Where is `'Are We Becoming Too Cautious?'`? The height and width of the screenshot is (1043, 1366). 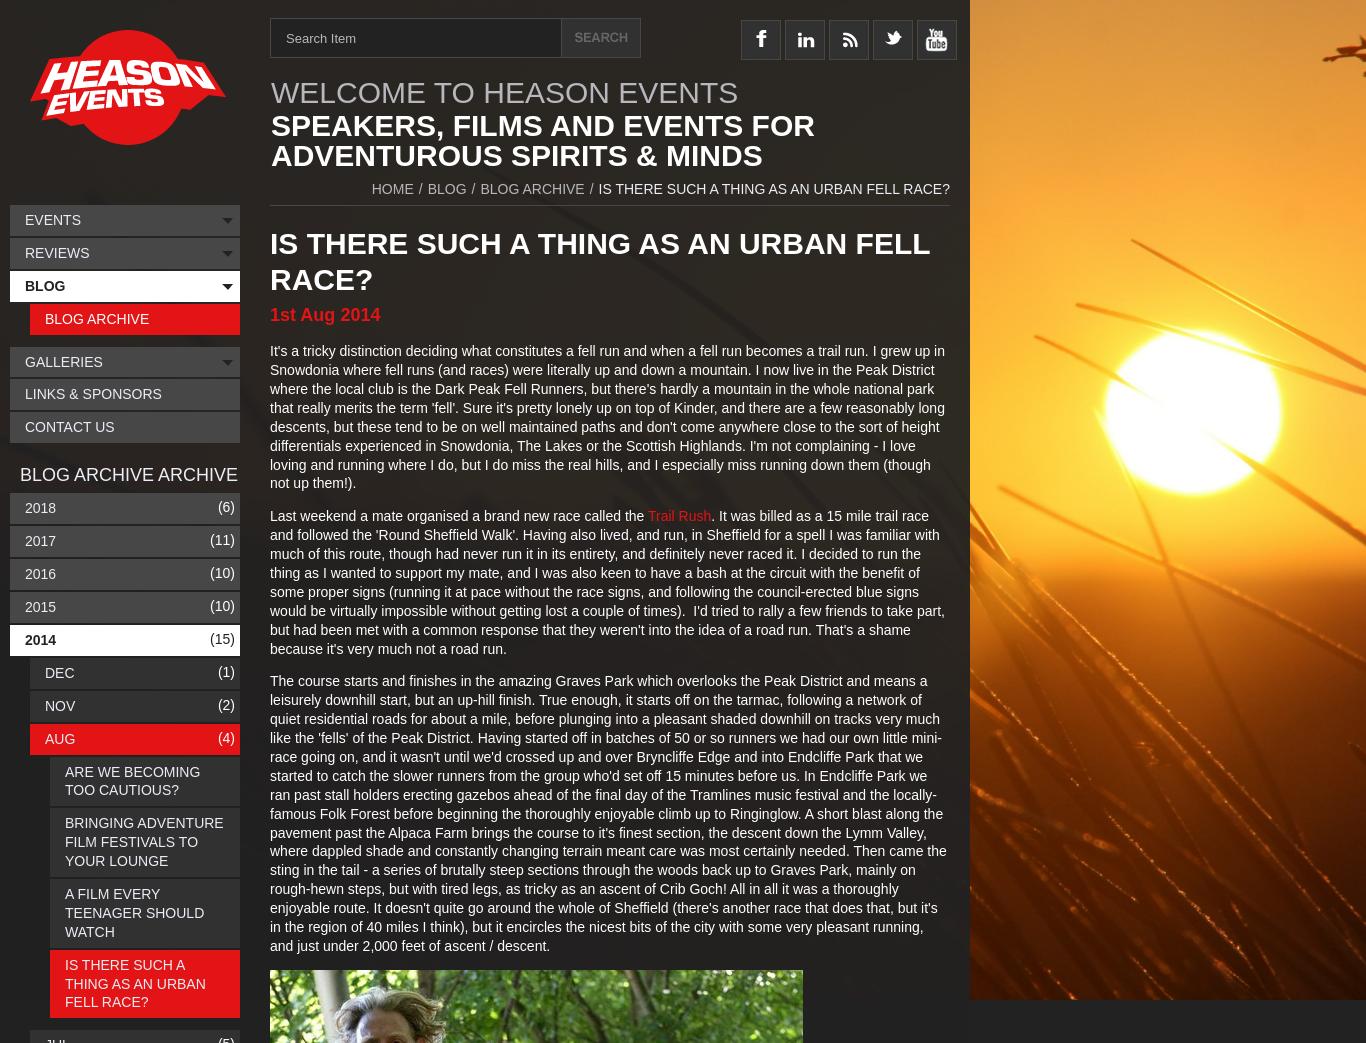
'Are We Becoming Too Cautious?' is located at coordinates (131, 779).